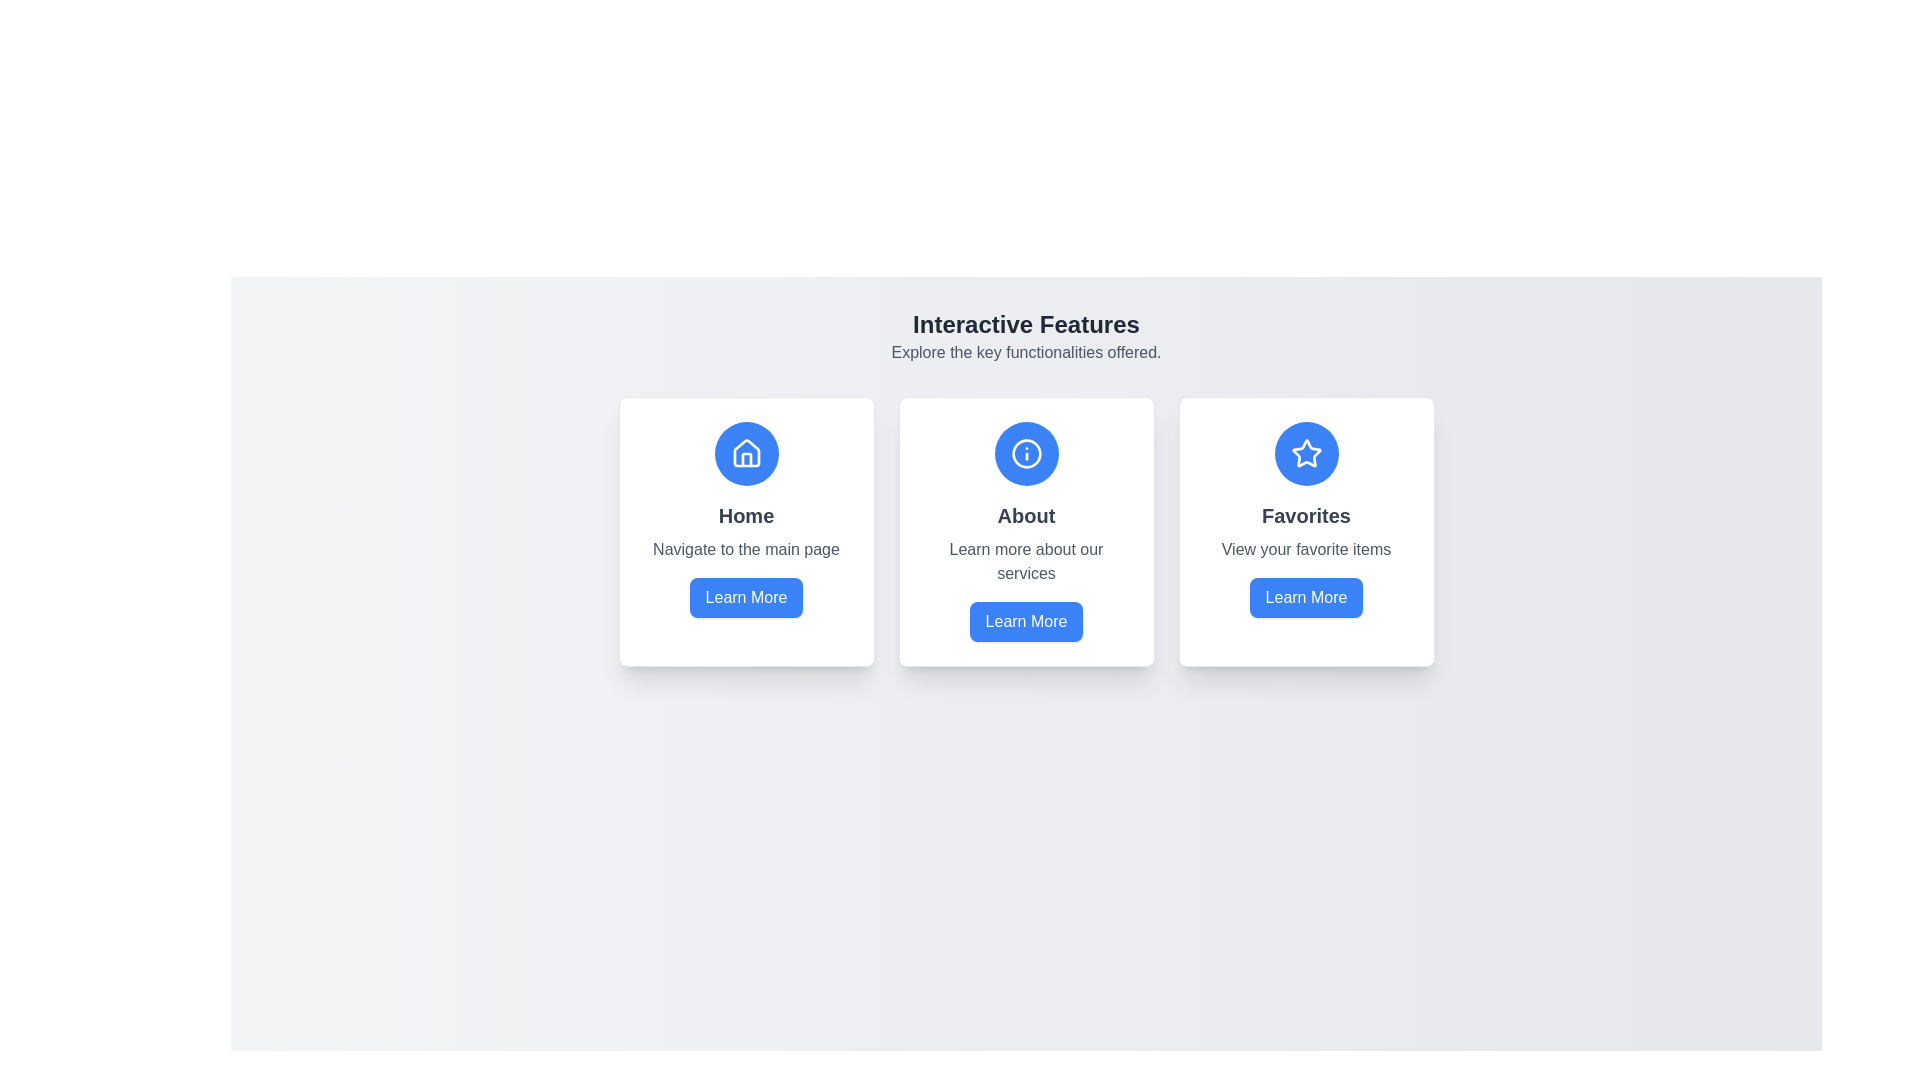  What do you see at coordinates (745, 454) in the screenshot?
I see `the home icon located above the text 'Home' within the first card of three, serving as a visual indicator for the home functionality` at bounding box center [745, 454].